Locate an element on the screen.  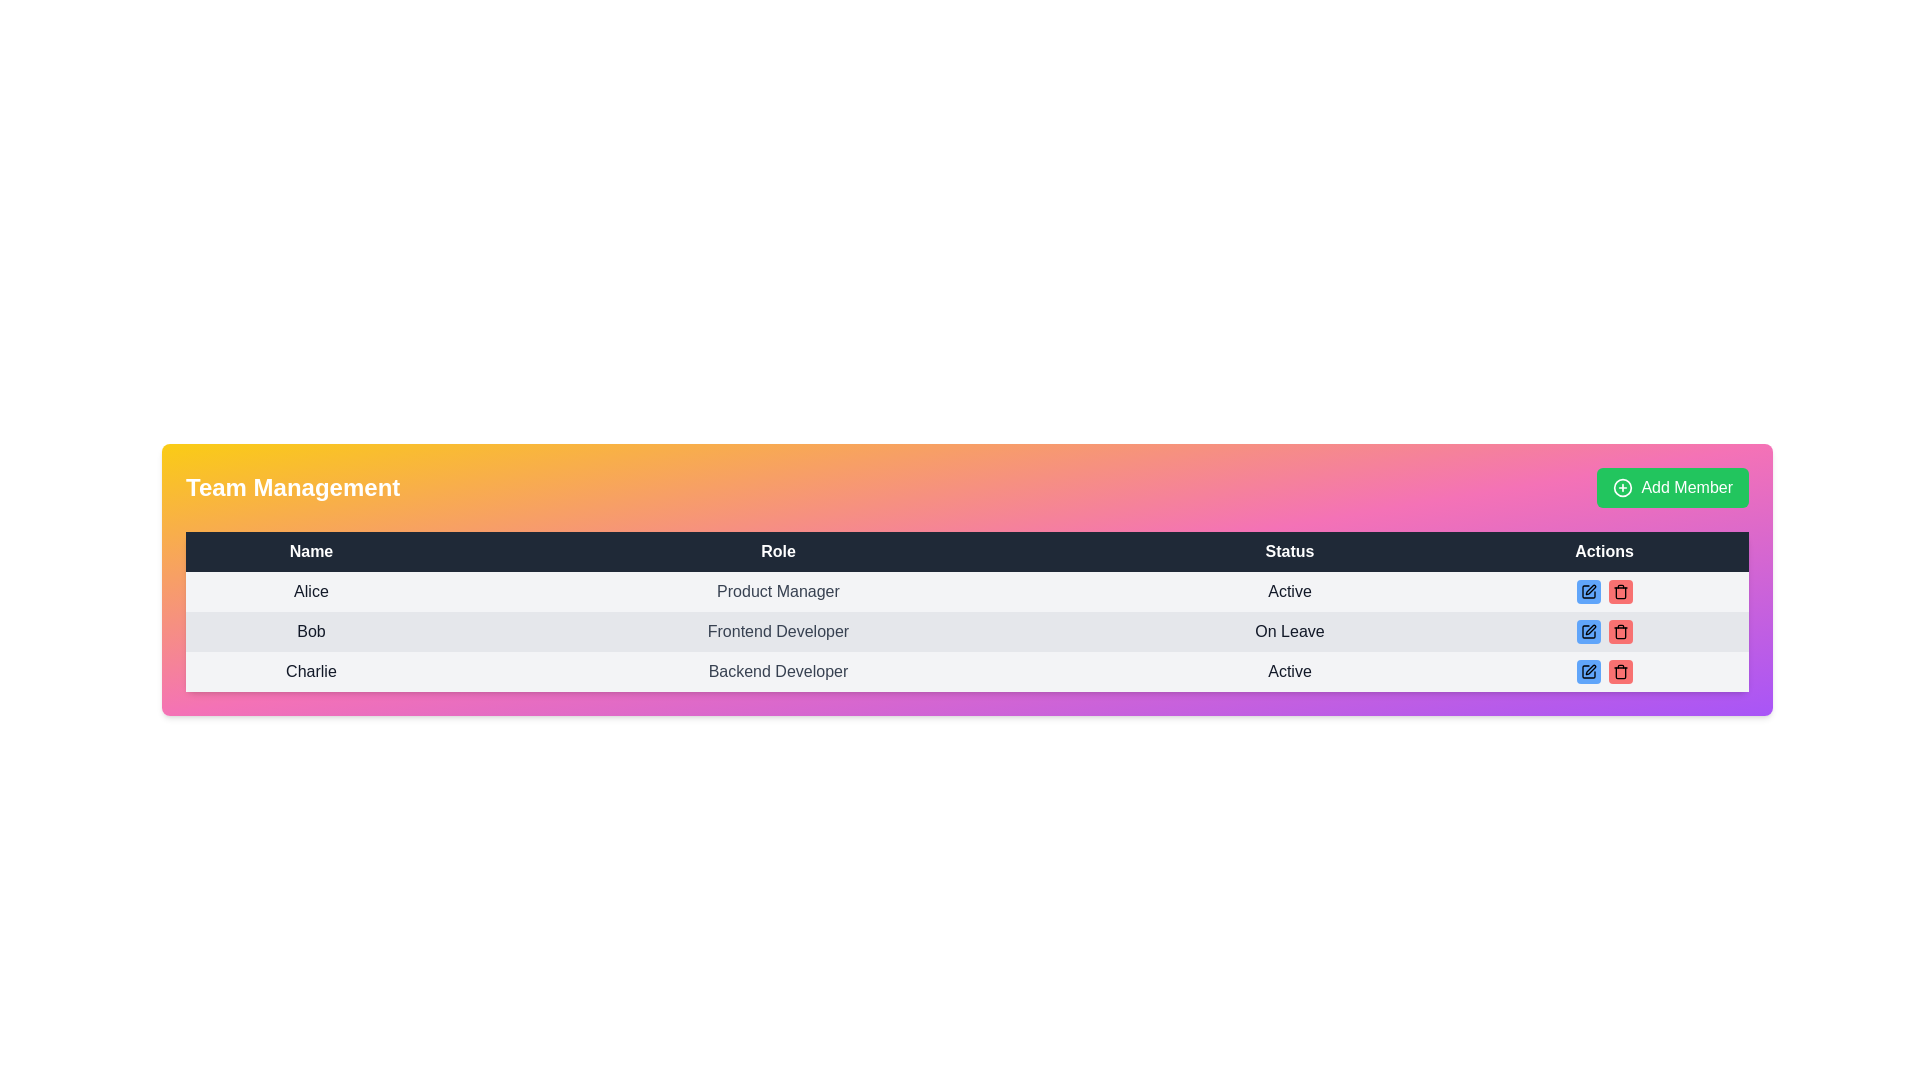
the Text Label displaying the name of a team member in the team management table, located in the first text of the third row and the leftmost column labeled 'Name' is located at coordinates (310, 671).